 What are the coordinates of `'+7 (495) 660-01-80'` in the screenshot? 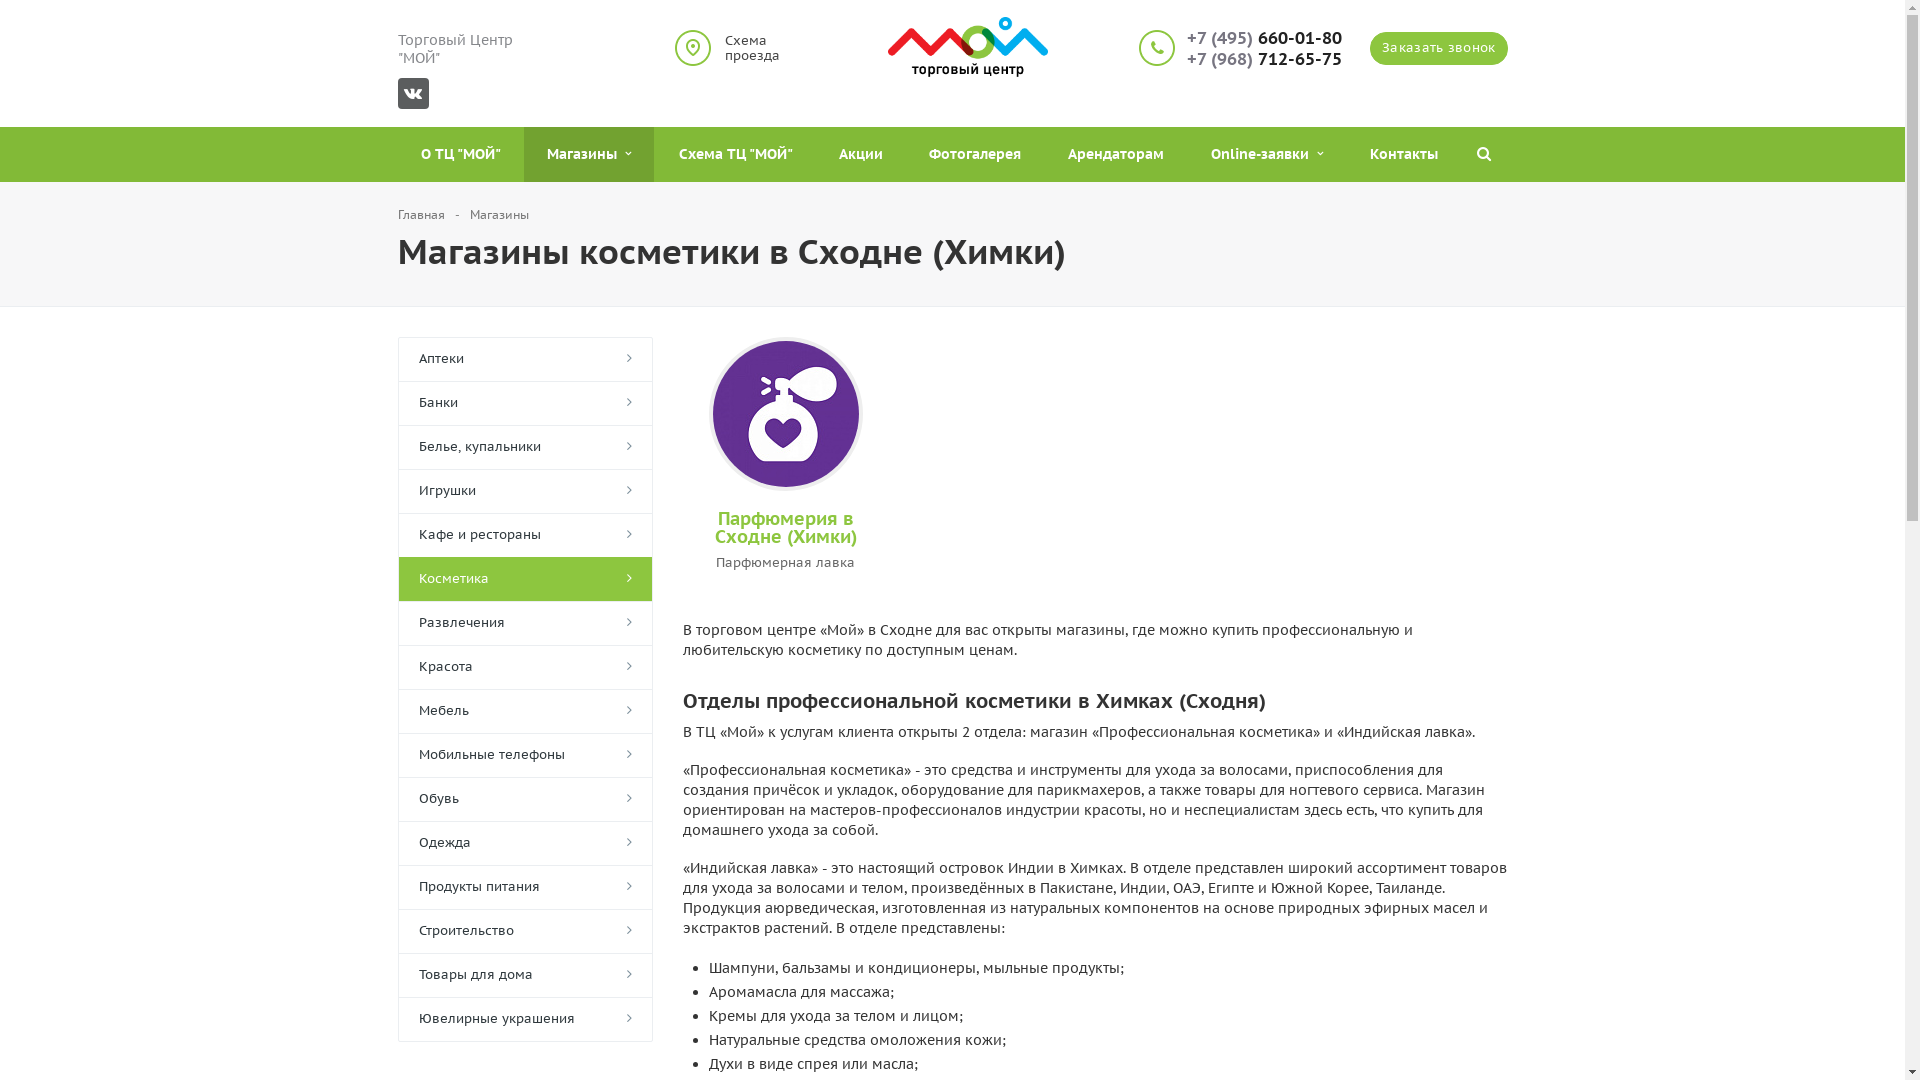 It's located at (1263, 38).